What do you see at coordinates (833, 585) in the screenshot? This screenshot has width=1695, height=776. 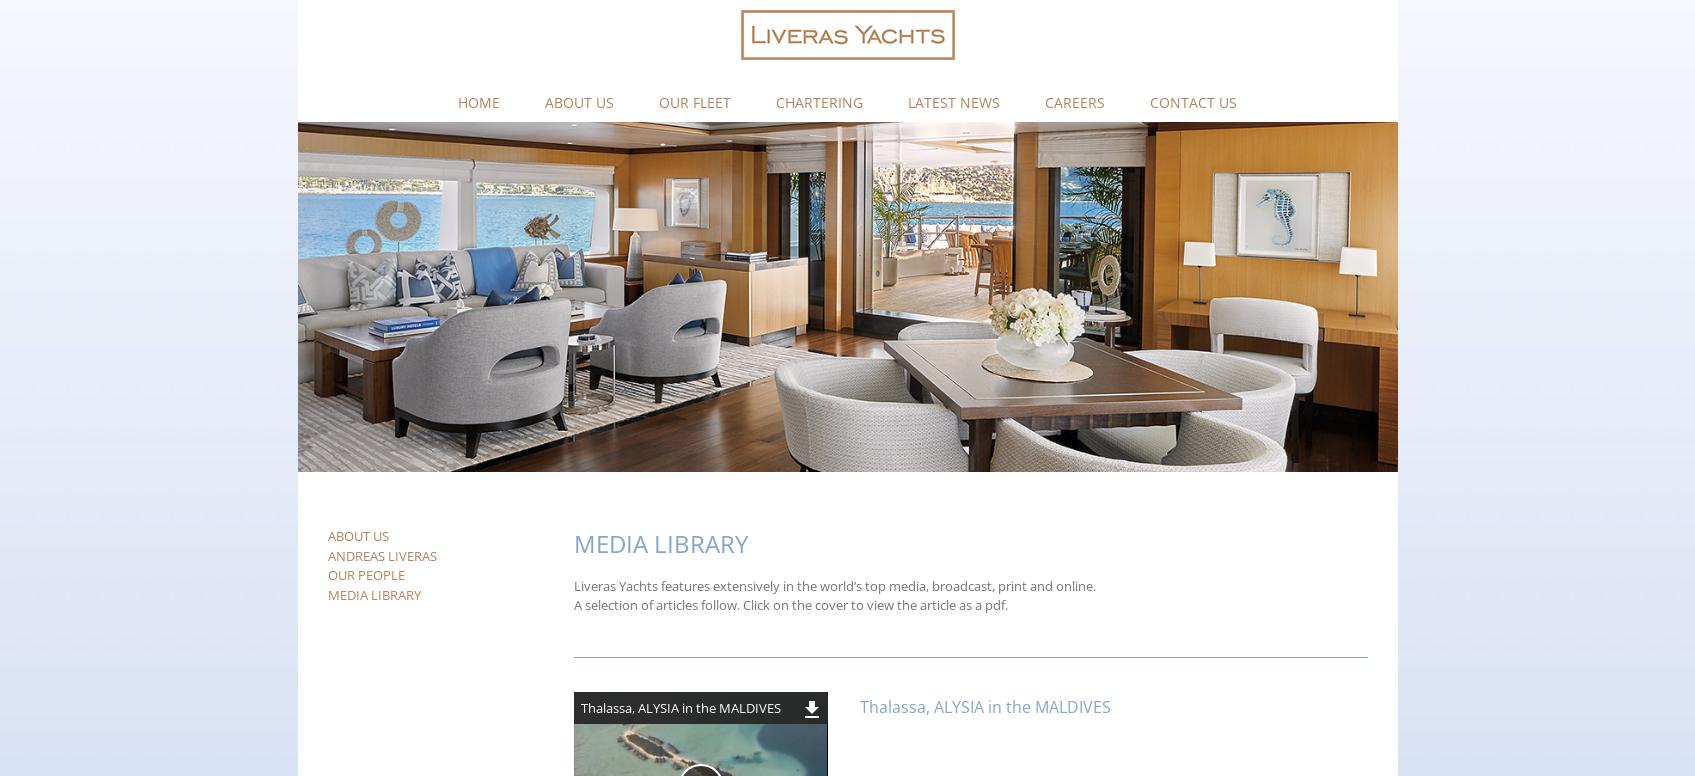 I see `'Liveras Yachts features extensively in the world’s top media, broadcast, print and online.'` at bounding box center [833, 585].